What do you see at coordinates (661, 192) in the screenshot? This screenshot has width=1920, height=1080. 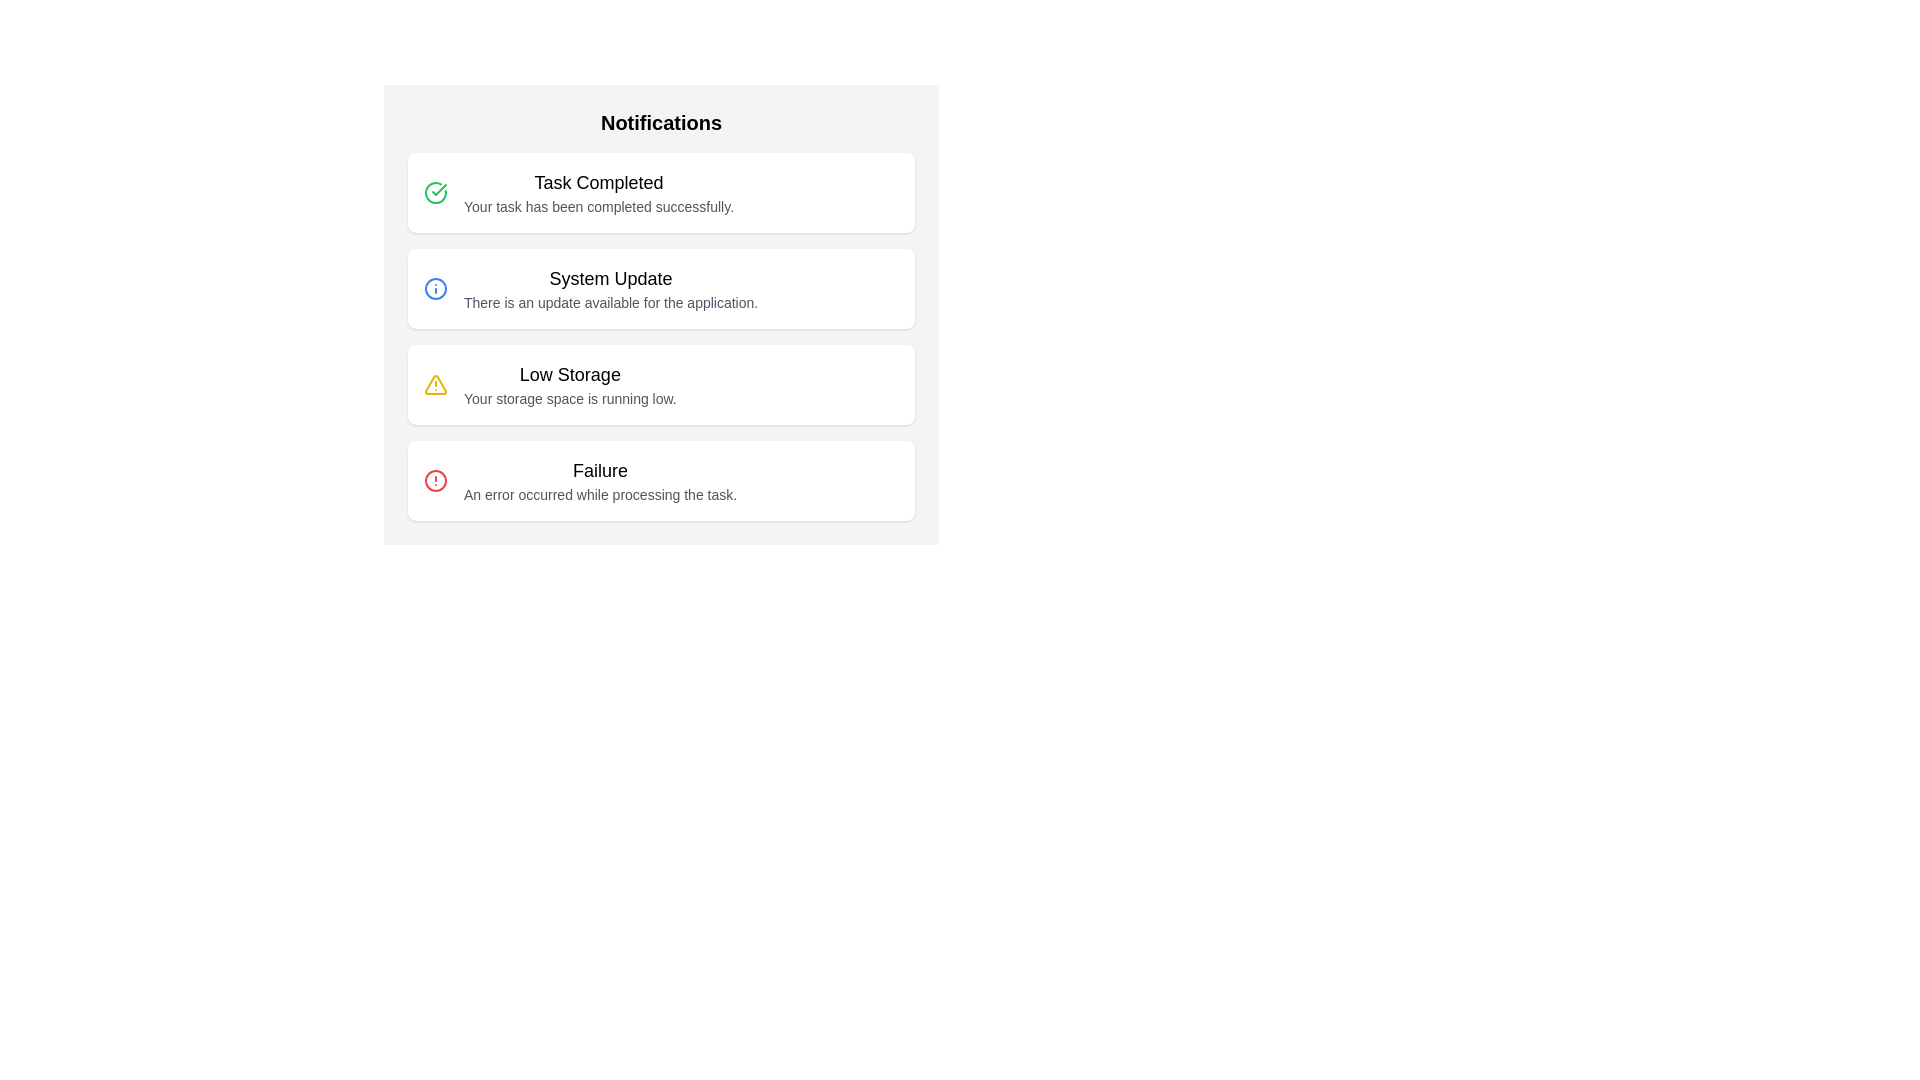 I see `the notification box that contains a green checkmark icon, bold text 'Task Completed', and smaller text 'Your task has been completed successfully.'` at bounding box center [661, 192].